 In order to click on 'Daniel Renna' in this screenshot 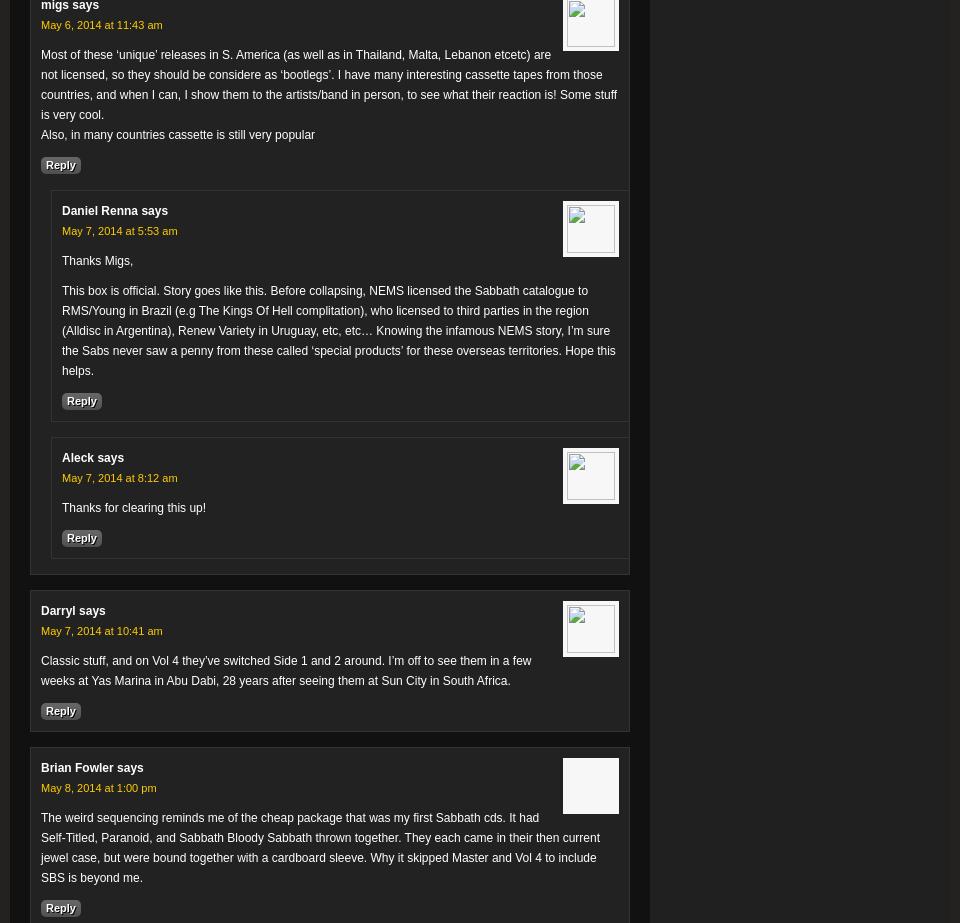, I will do `click(100, 210)`.